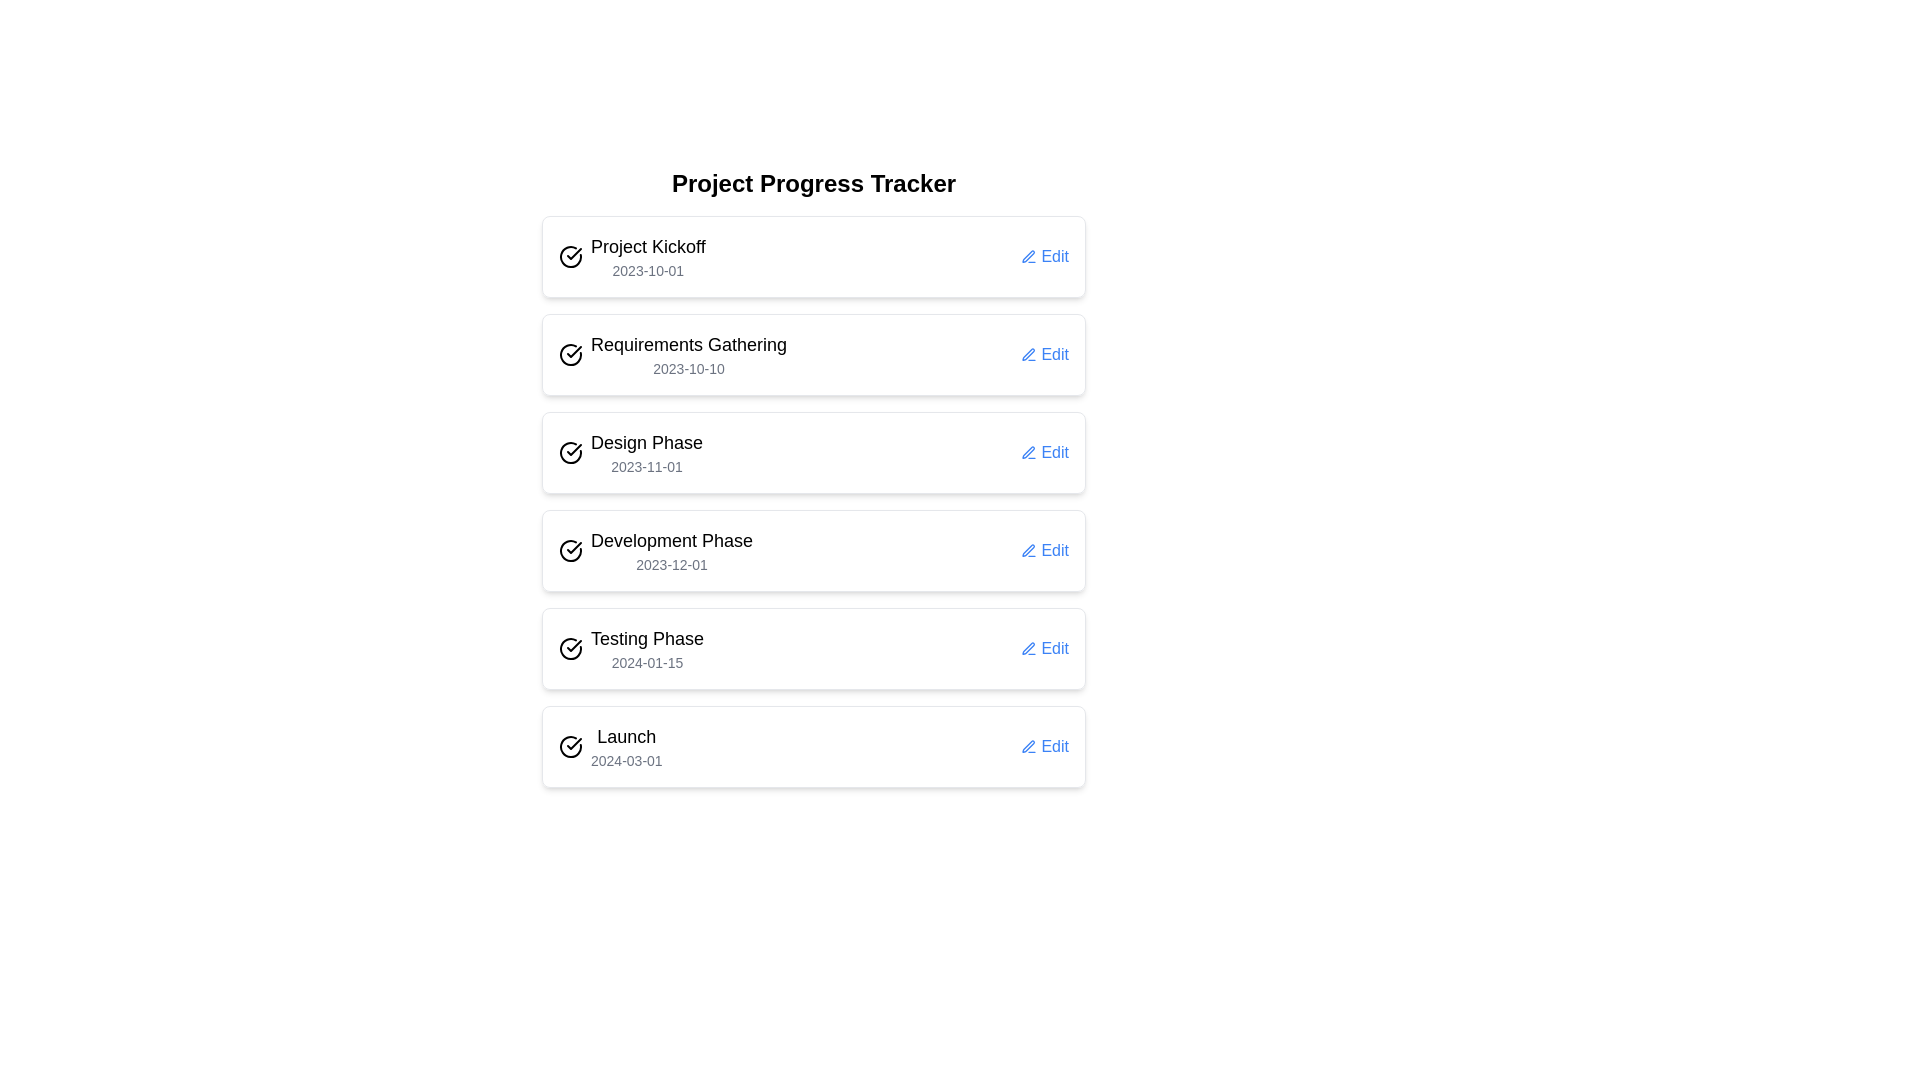 The height and width of the screenshot is (1080, 1920). Describe the element at coordinates (1044, 353) in the screenshot. I see `the edit button for the 'Requirements Gathering' entry` at that location.